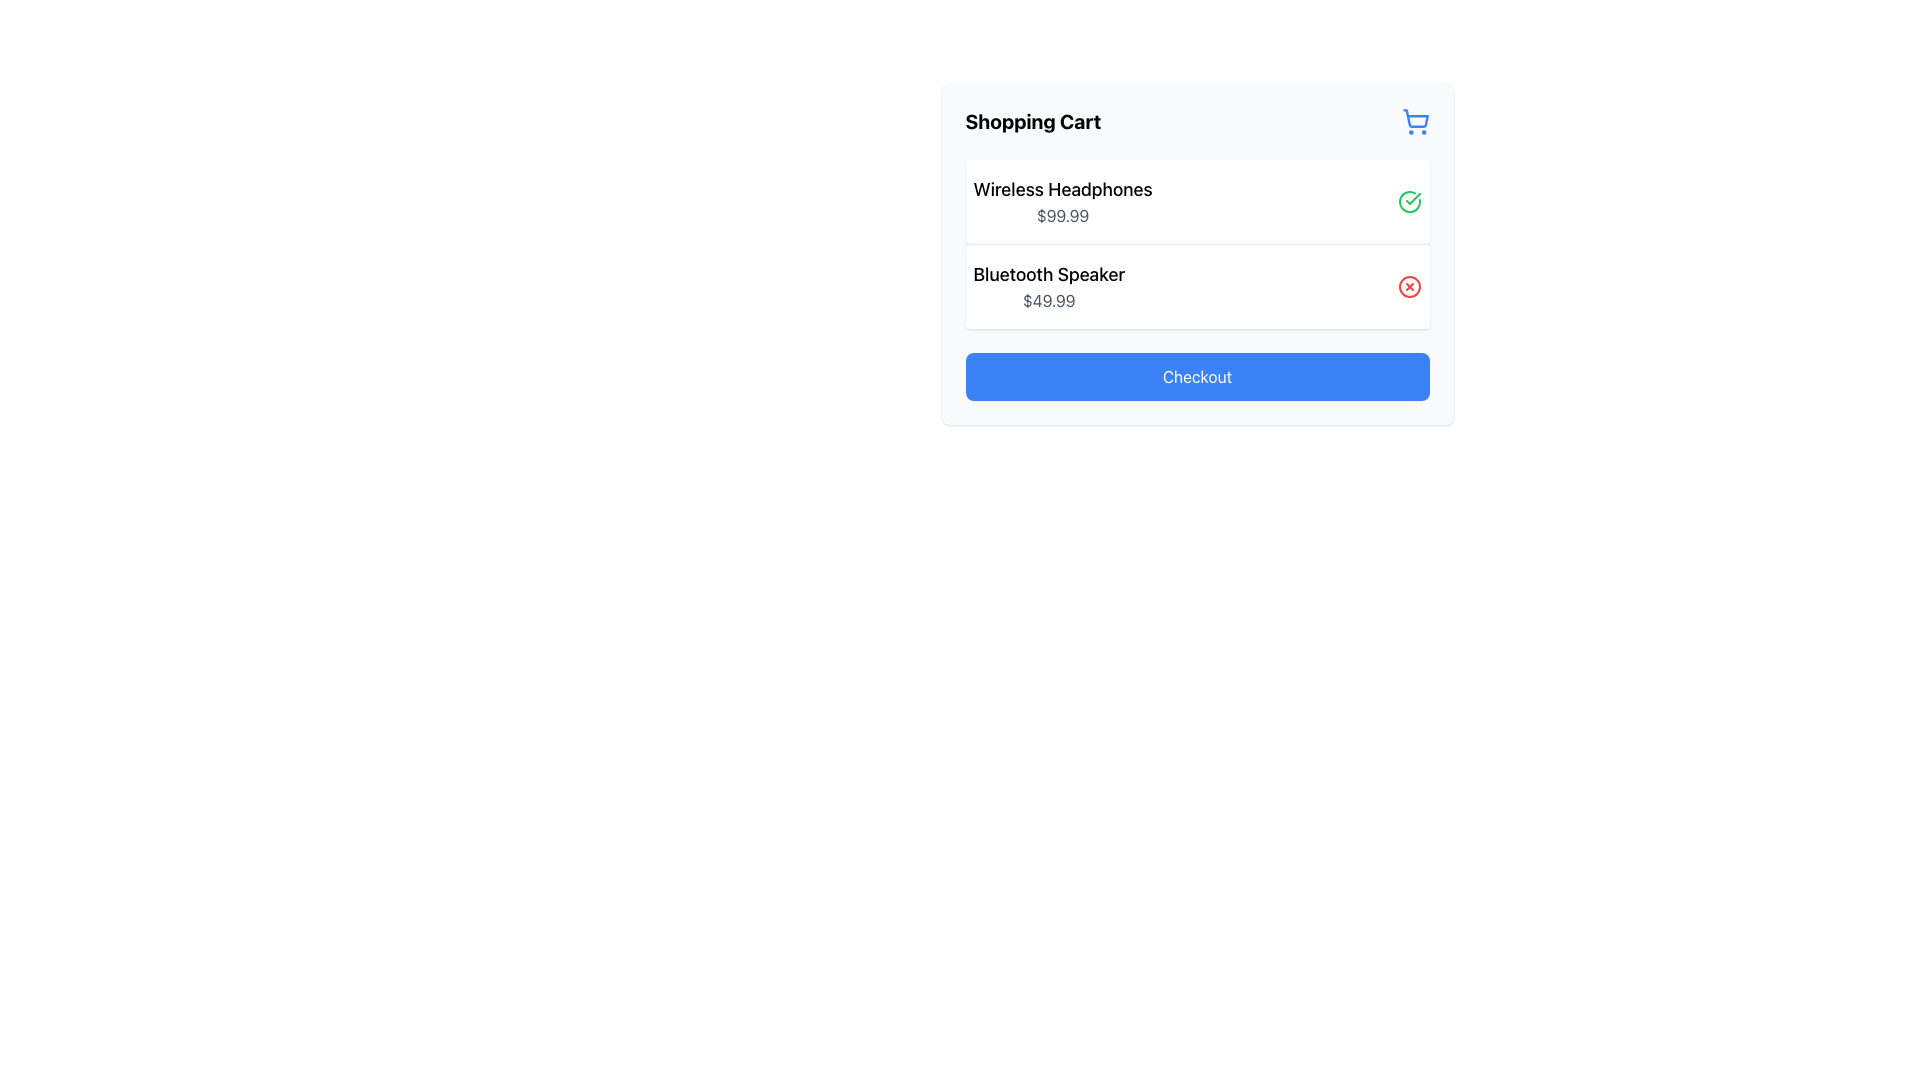 The width and height of the screenshot is (1920, 1080). I want to click on the 'Wireless Headphones' text label in the shopping cart interface, so click(1062, 189).